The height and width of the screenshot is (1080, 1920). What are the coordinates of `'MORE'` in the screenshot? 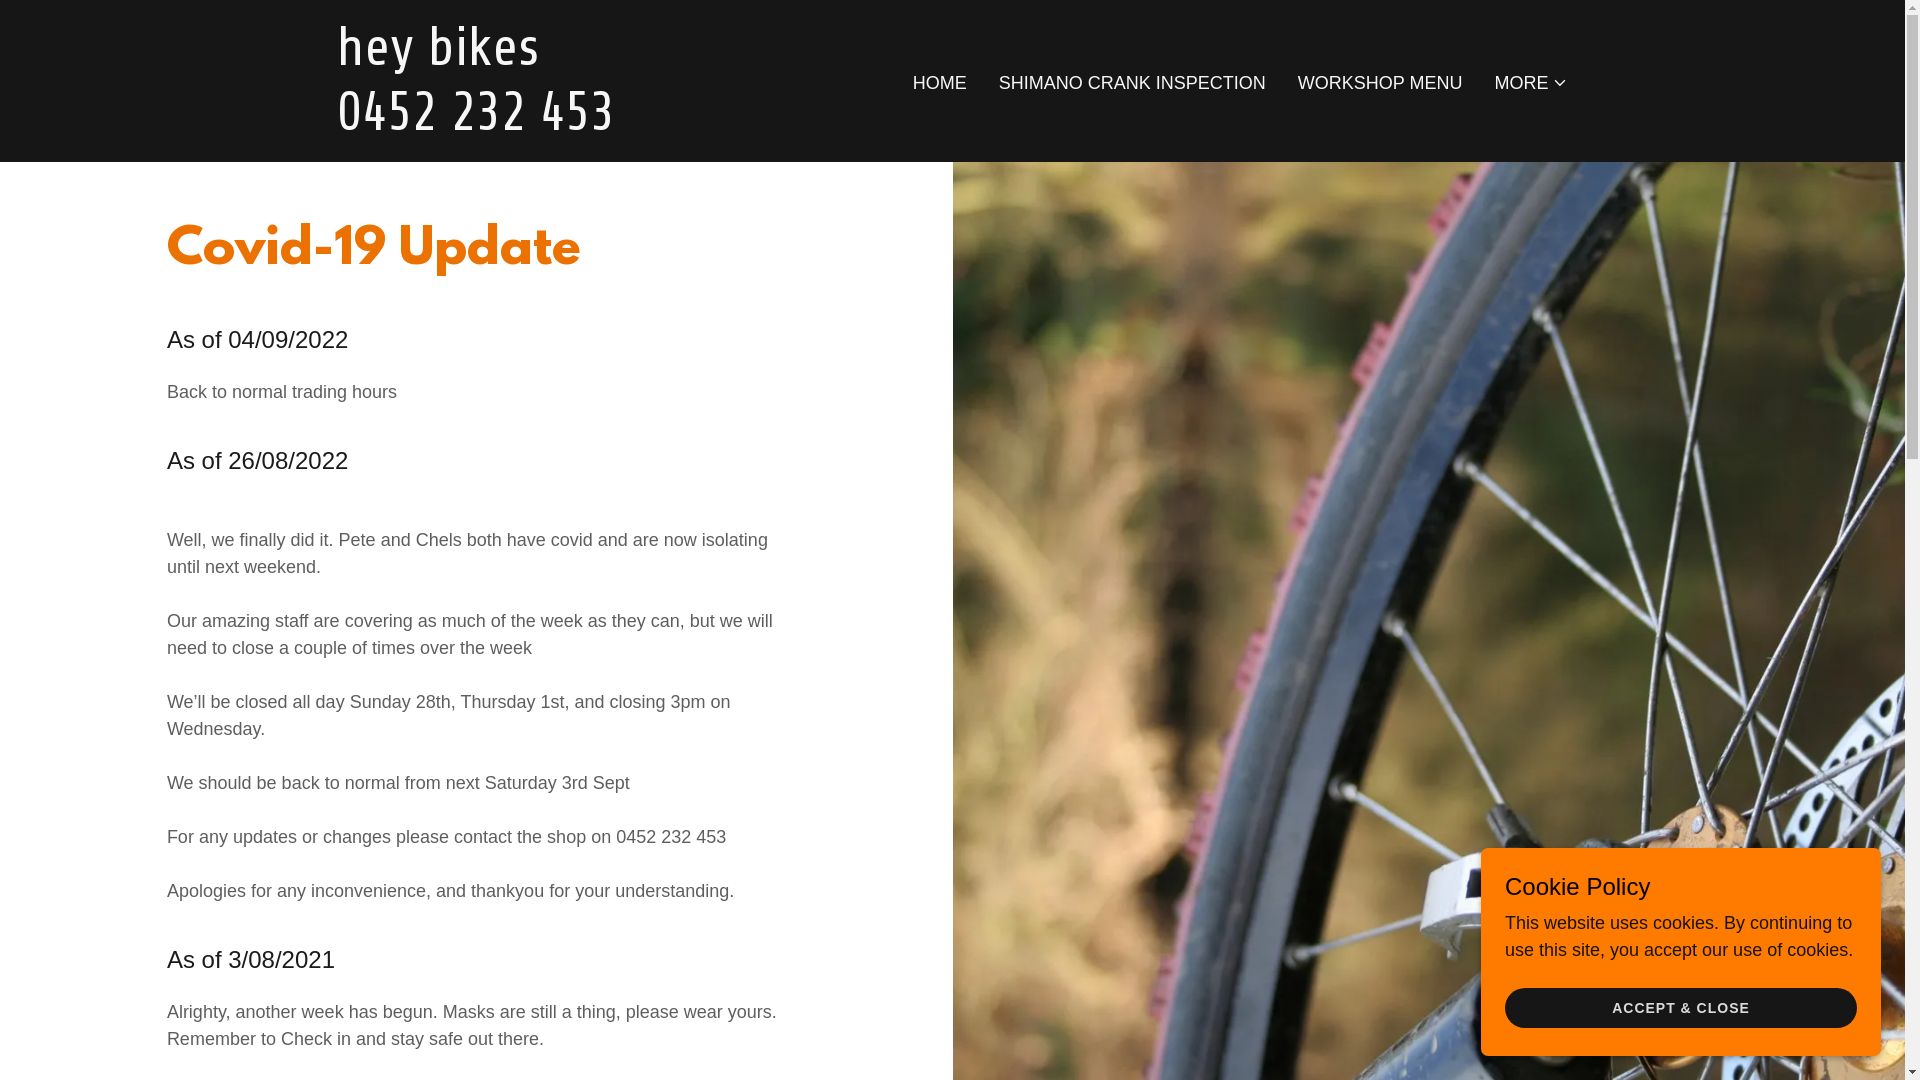 It's located at (1530, 82).